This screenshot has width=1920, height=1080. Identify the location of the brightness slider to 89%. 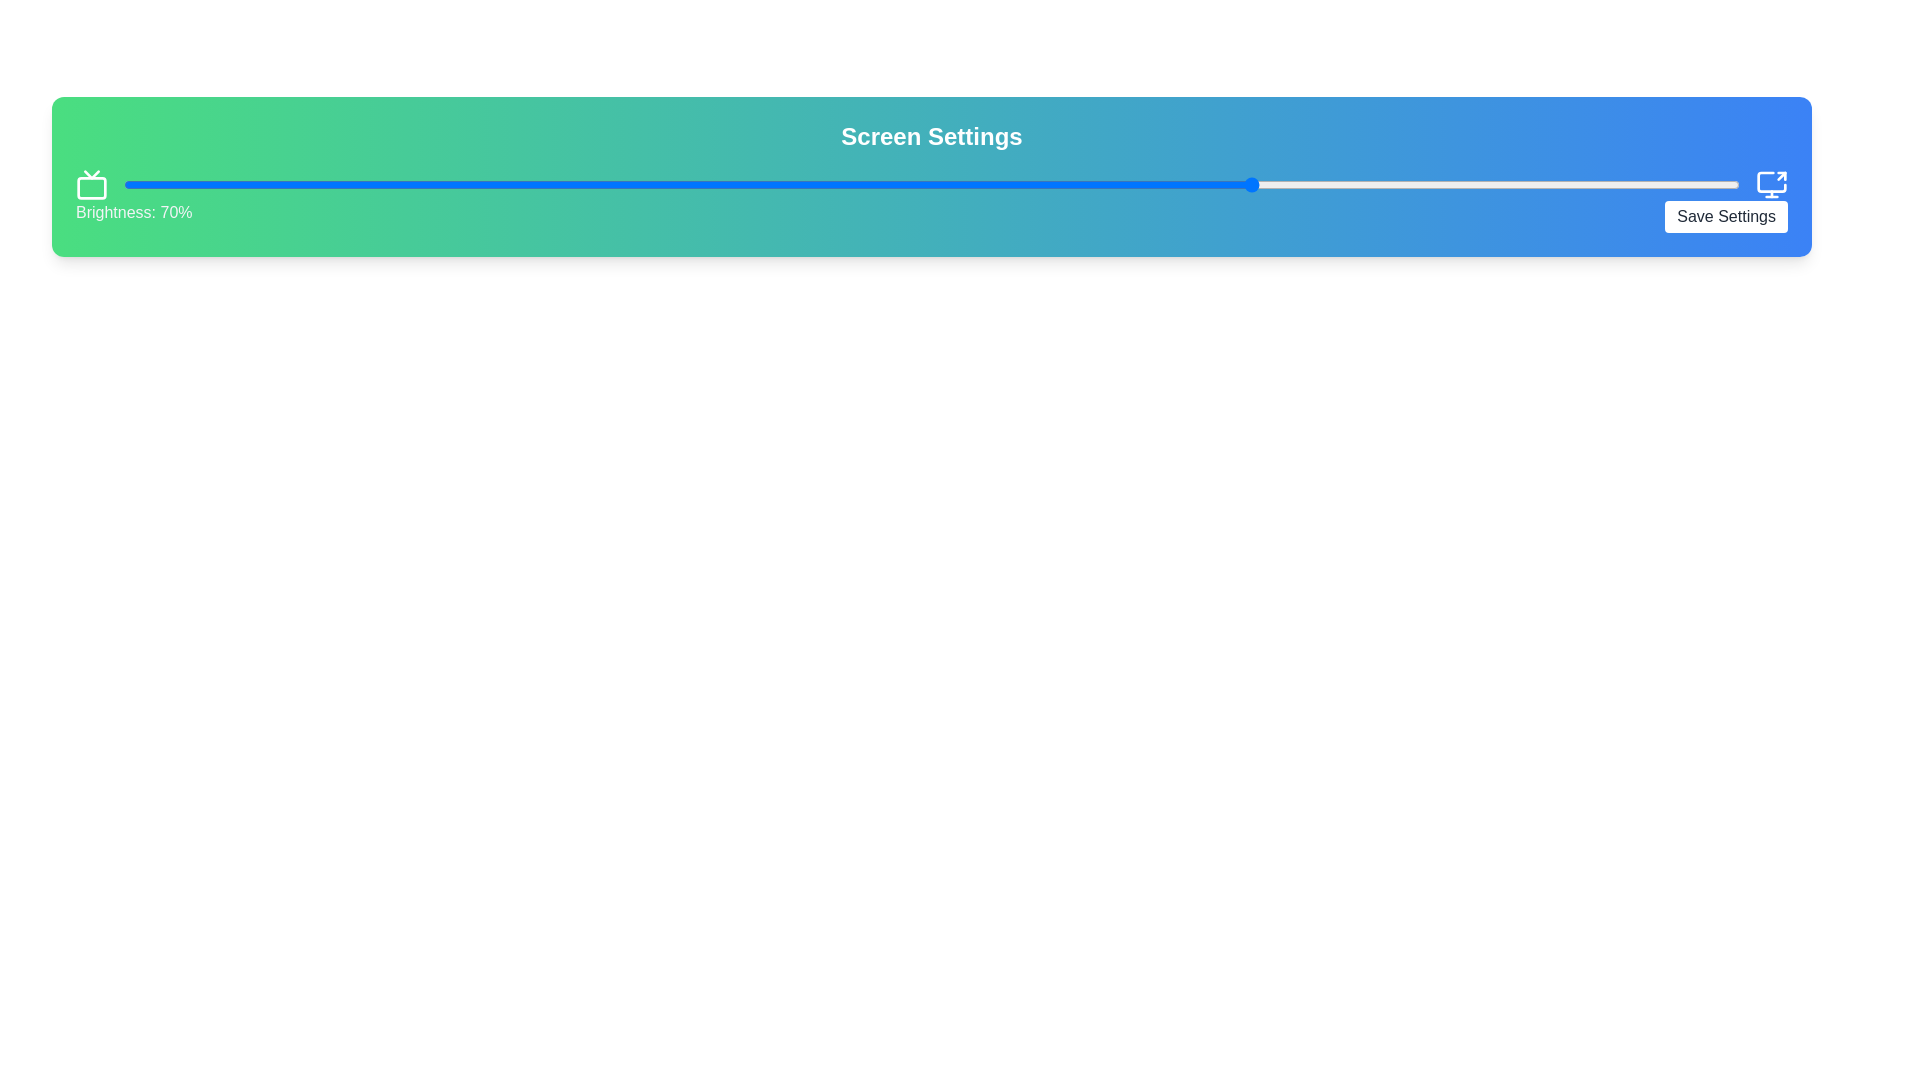
(1561, 185).